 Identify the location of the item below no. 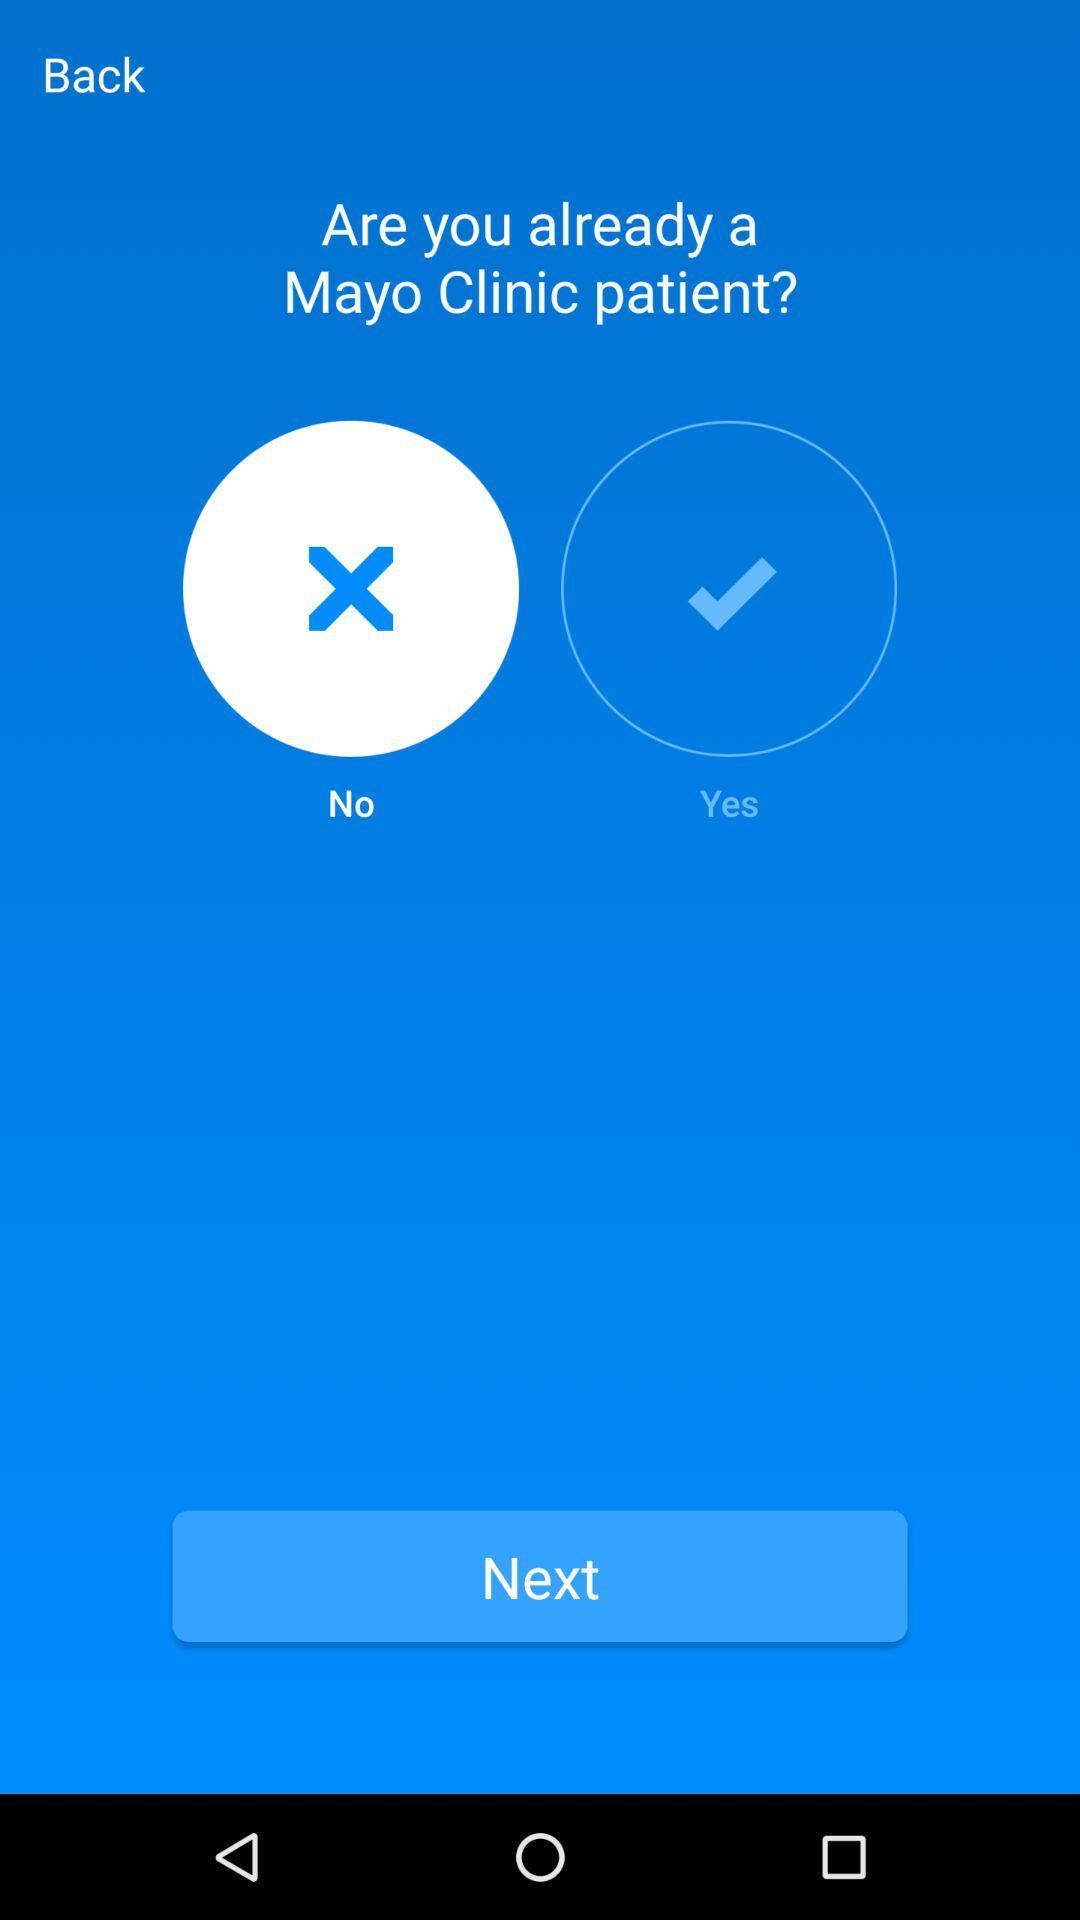
(540, 1575).